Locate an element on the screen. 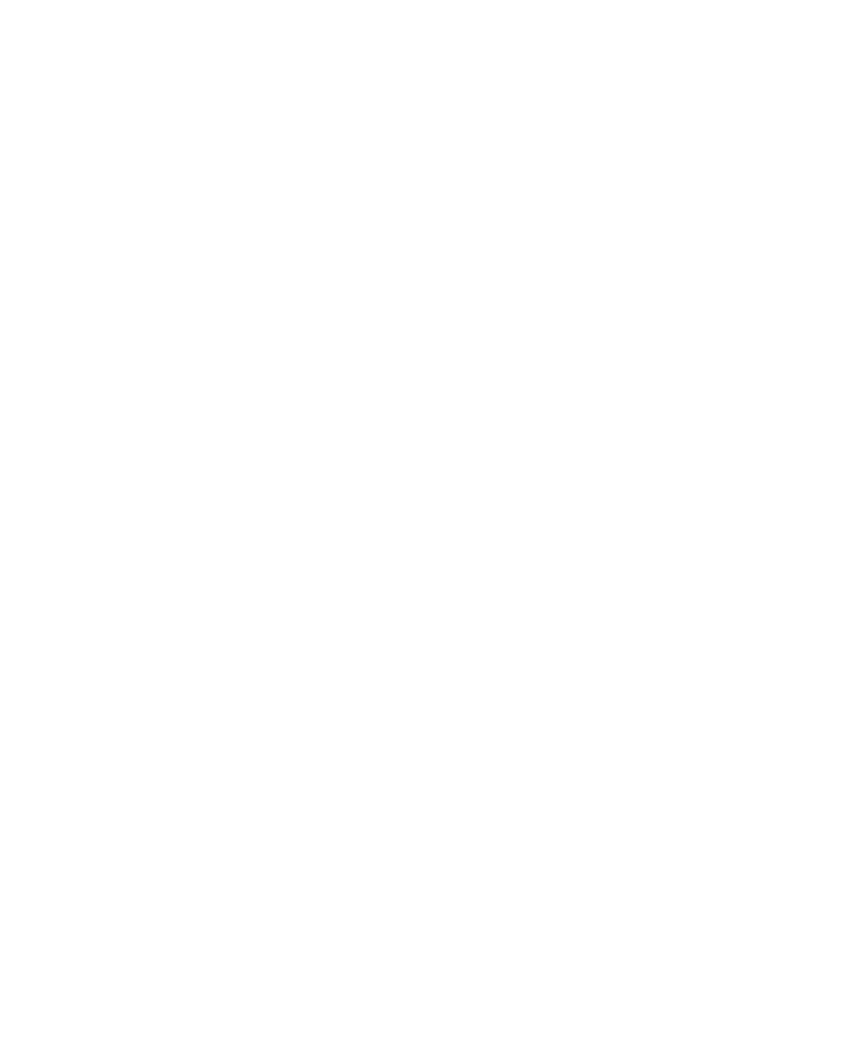  'November 2013' is located at coordinates (145, 210).